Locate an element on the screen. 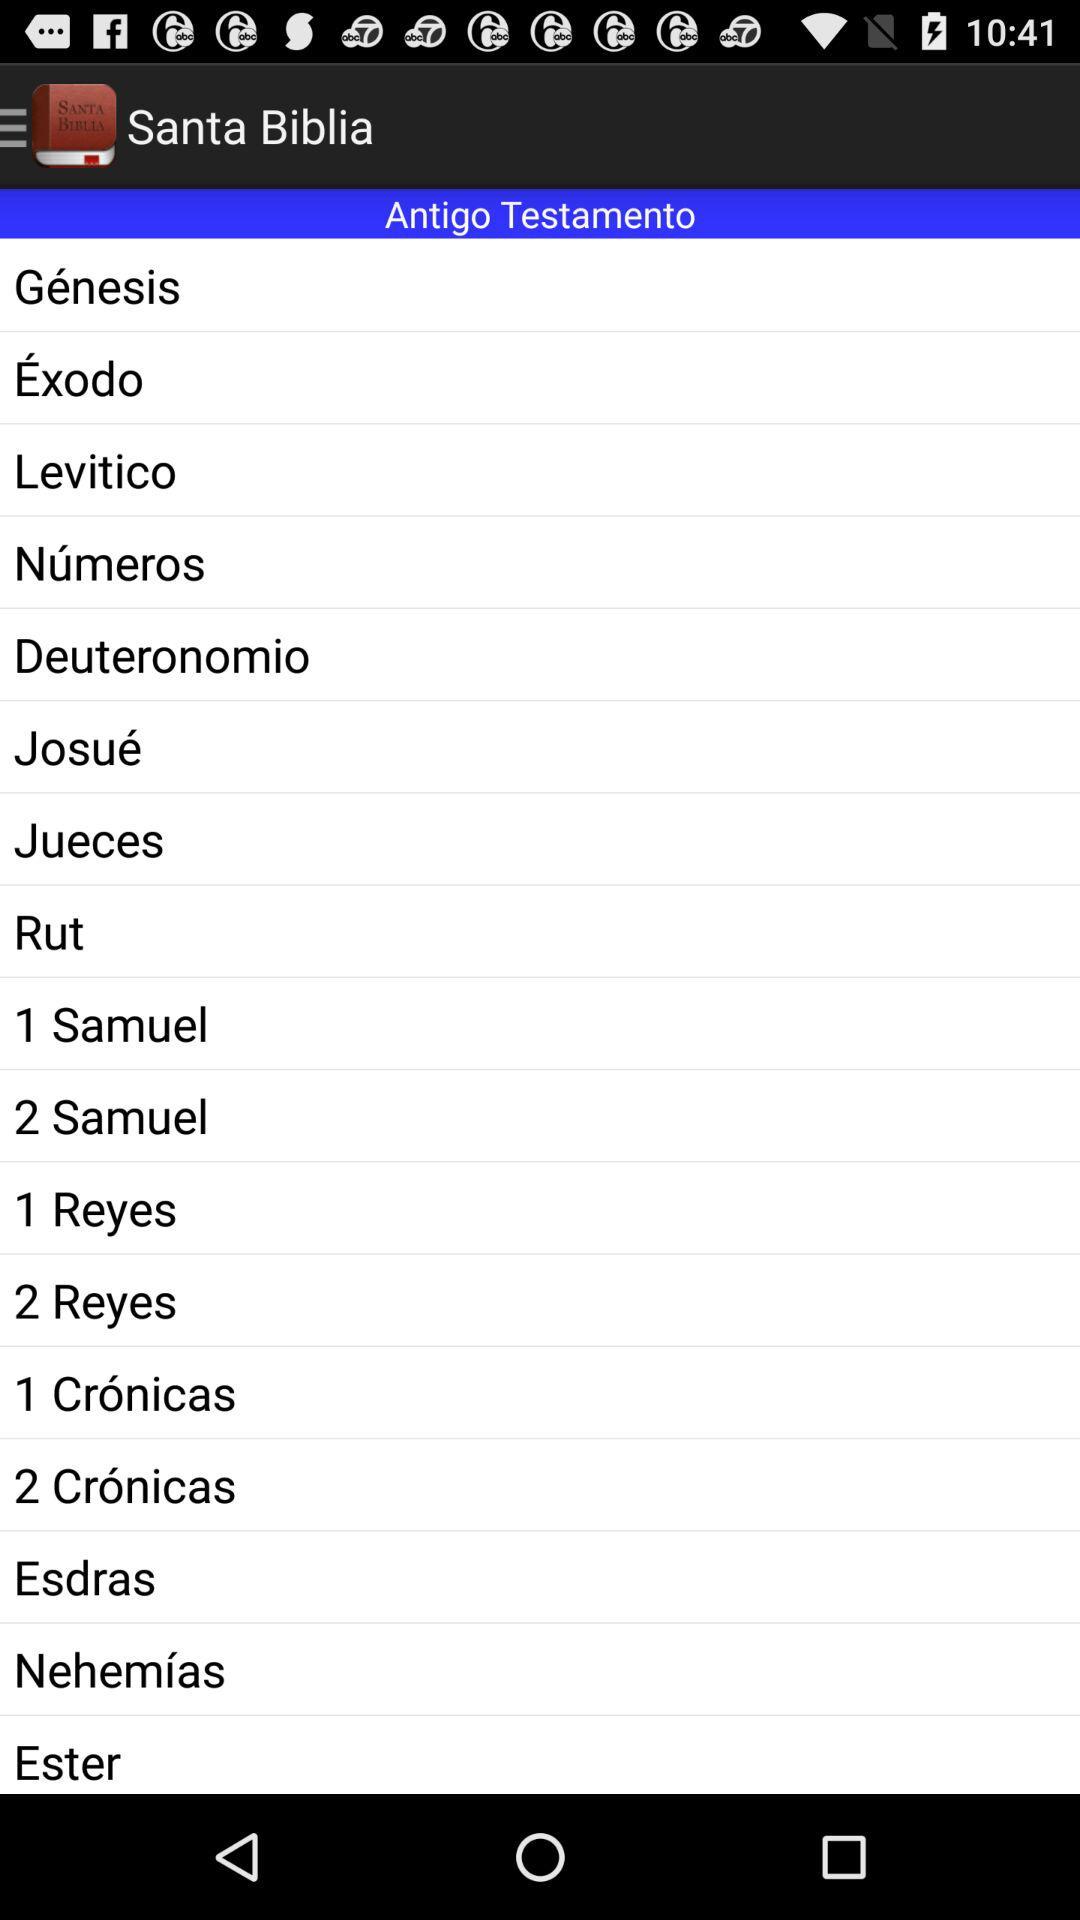 The height and width of the screenshot is (1920, 1080). the deuteronomio item is located at coordinates (540, 654).